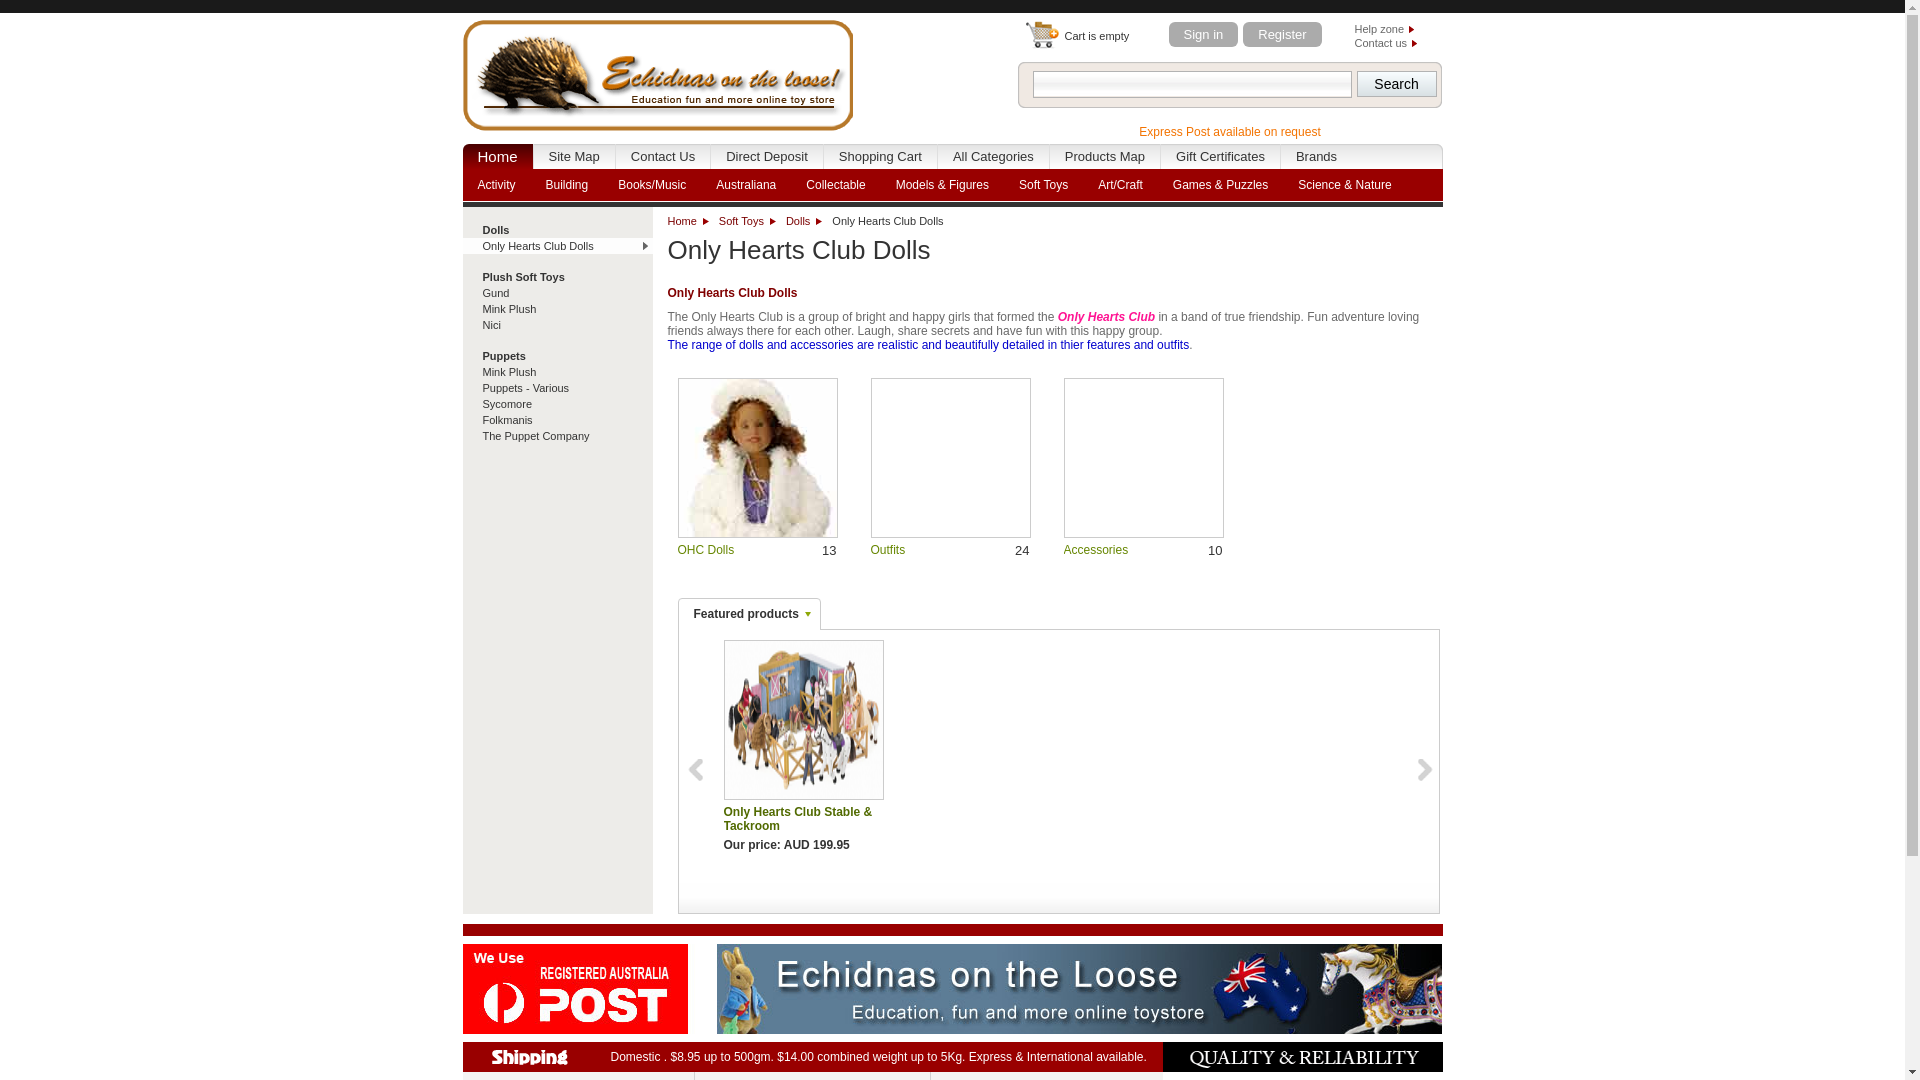 This screenshot has height=1080, width=1920. Describe the element at coordinates (993, 155) in the screenshot. I see `'All Categories'` at that location.